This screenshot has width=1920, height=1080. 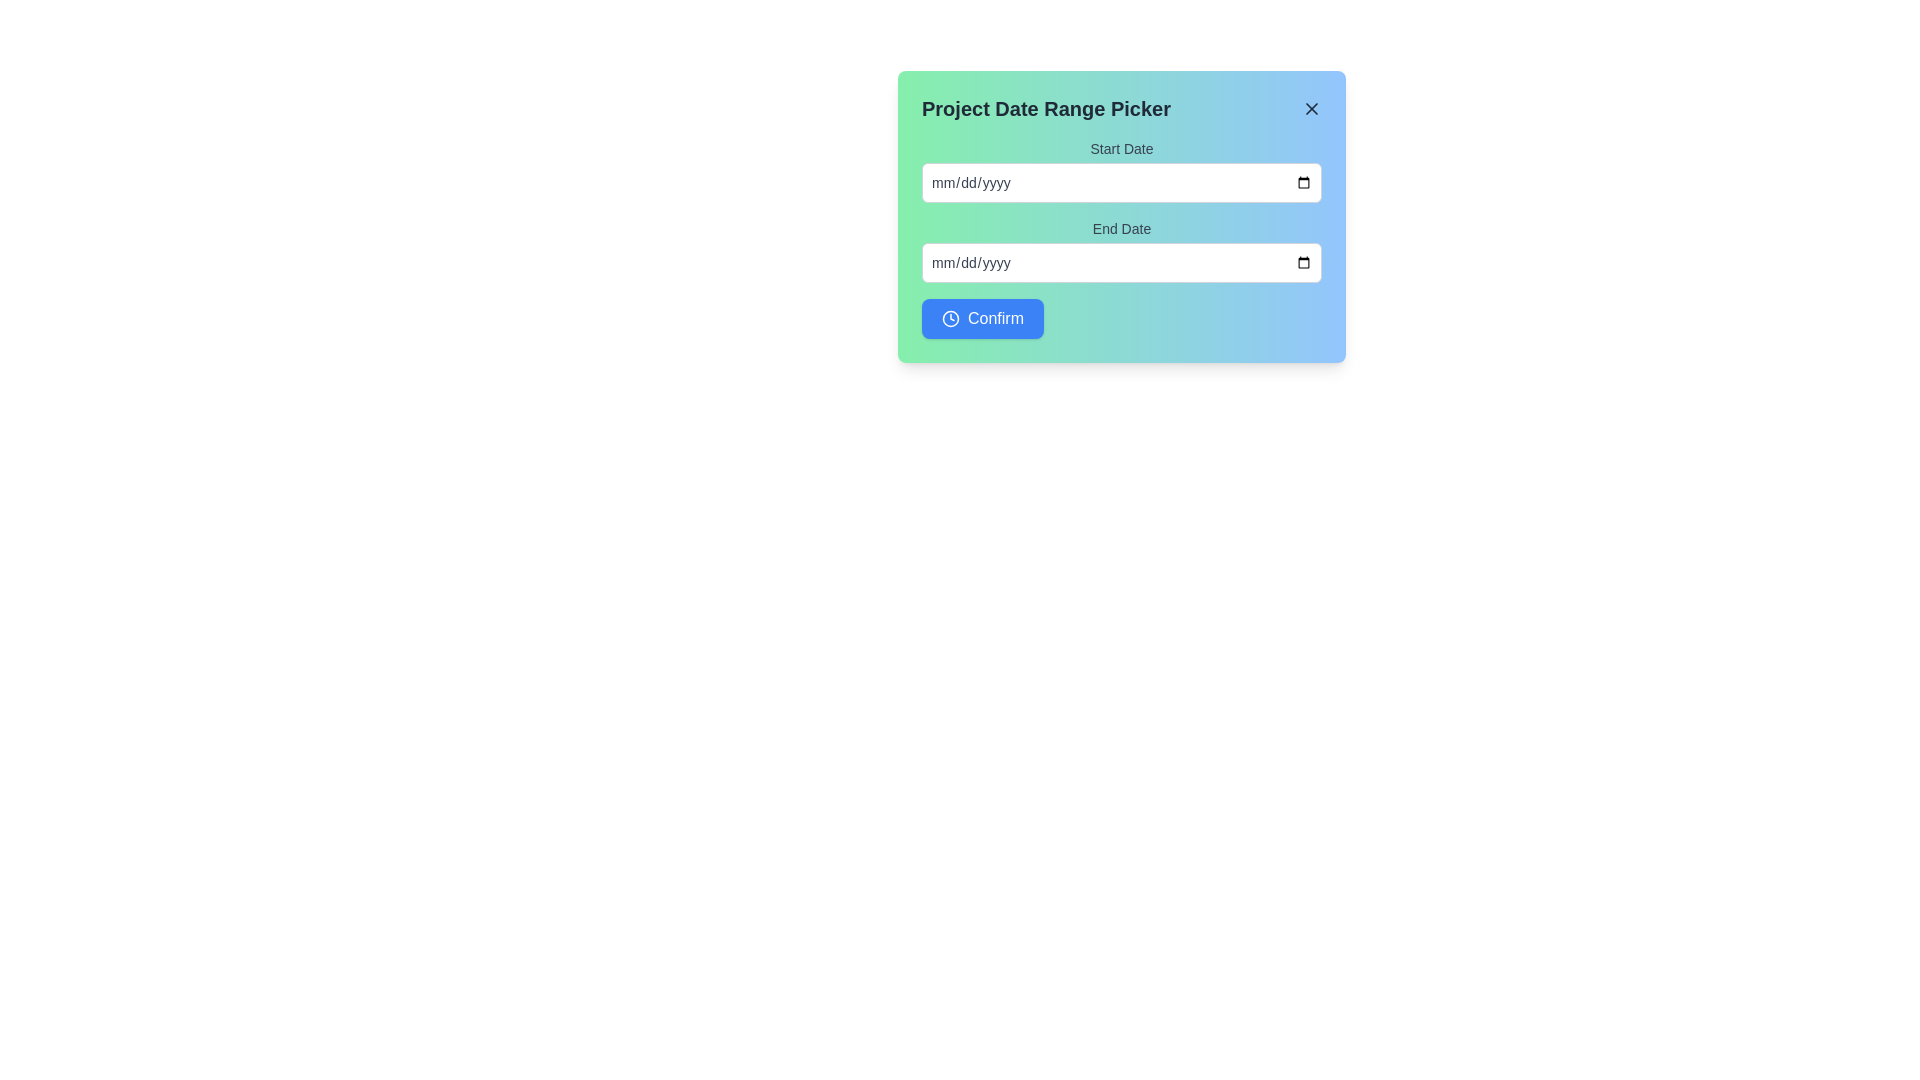 What do you see at coordinates (1311, 108) in the screenshot?
I see `the close button (styled as an 'X' symbol) in the top-right corner of the 'Project Date Range Picker' dialog box` at bounding box center [1311, 108].